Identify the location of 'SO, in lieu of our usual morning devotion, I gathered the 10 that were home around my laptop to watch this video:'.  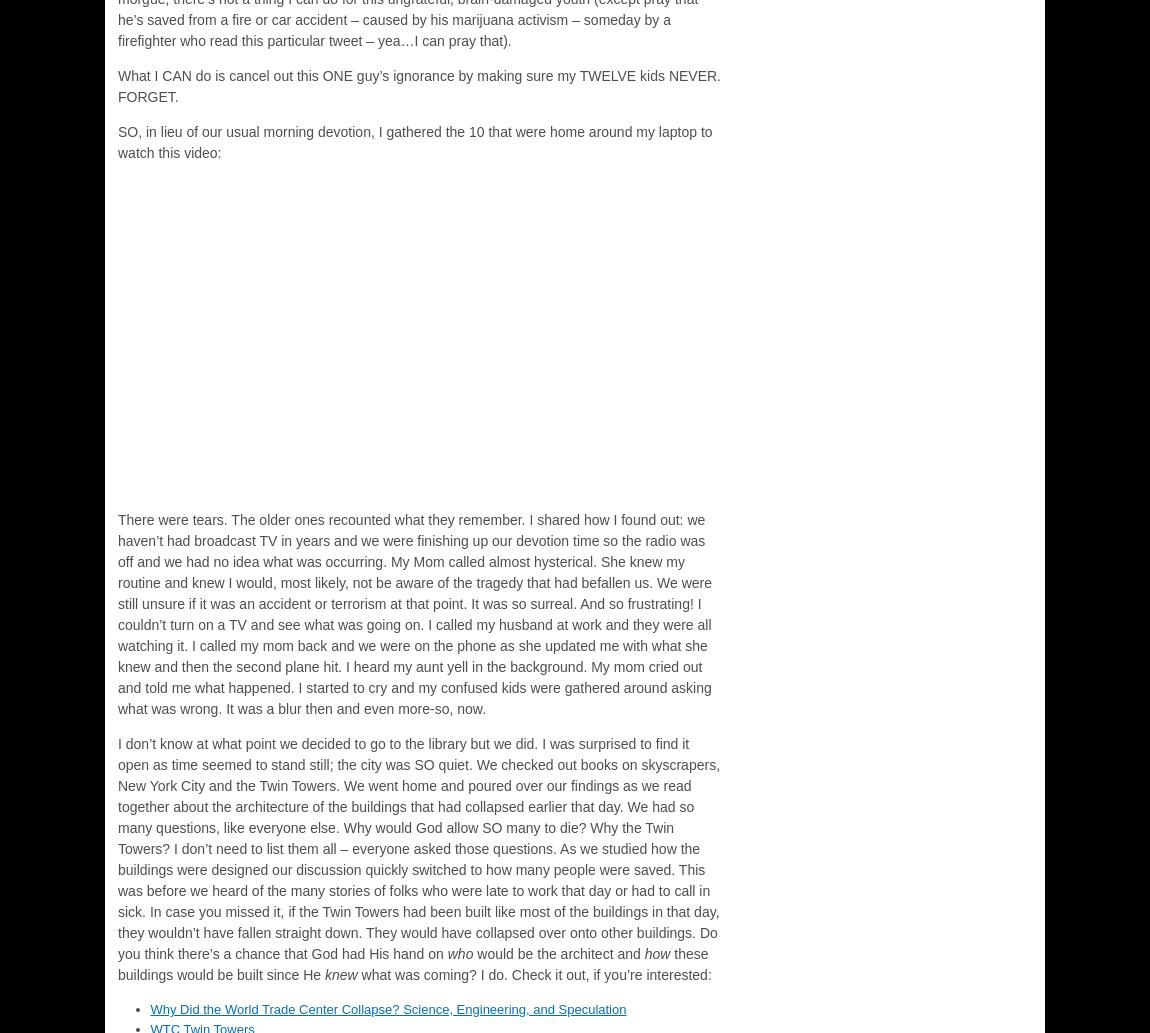
(415, 142).